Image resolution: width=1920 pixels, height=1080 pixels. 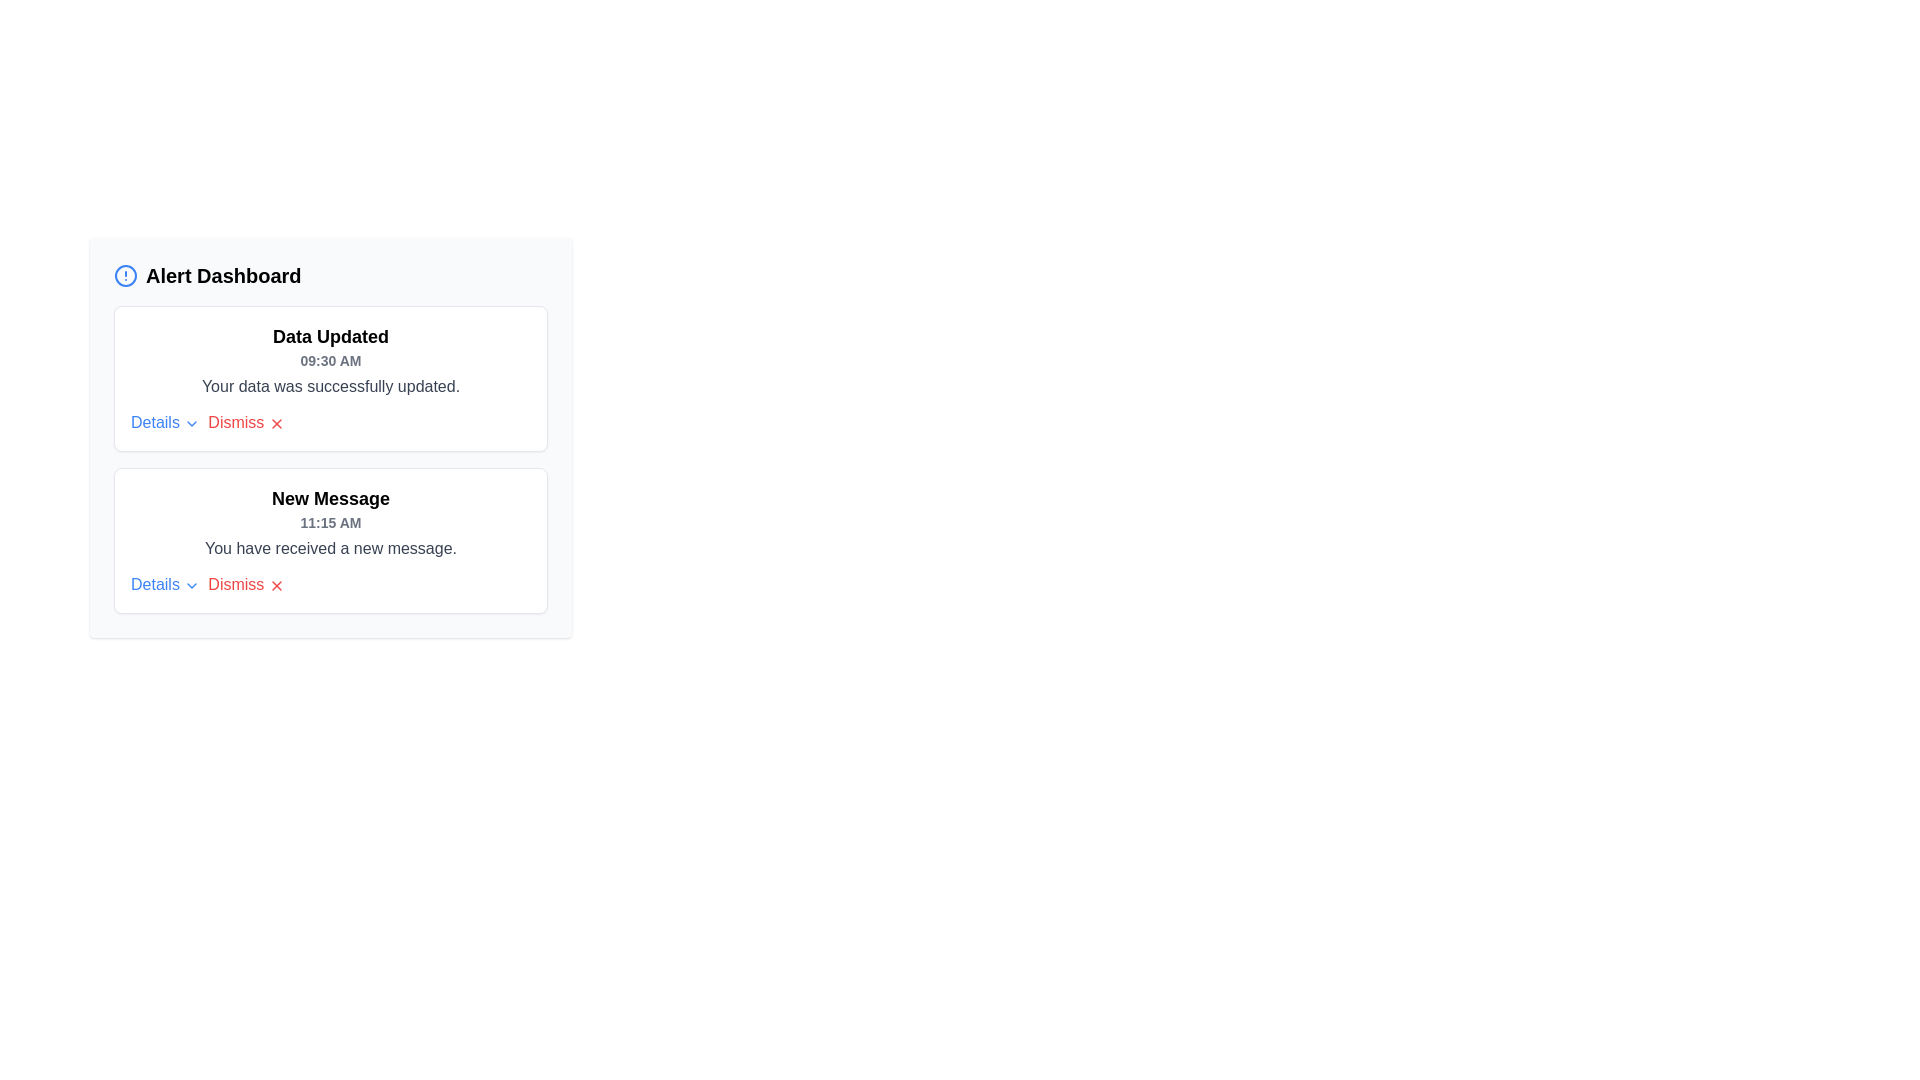 I want to click on the static text element that serves as the title and timestamp for the notification in the 'New Message' card, so click(x=331, y=508).